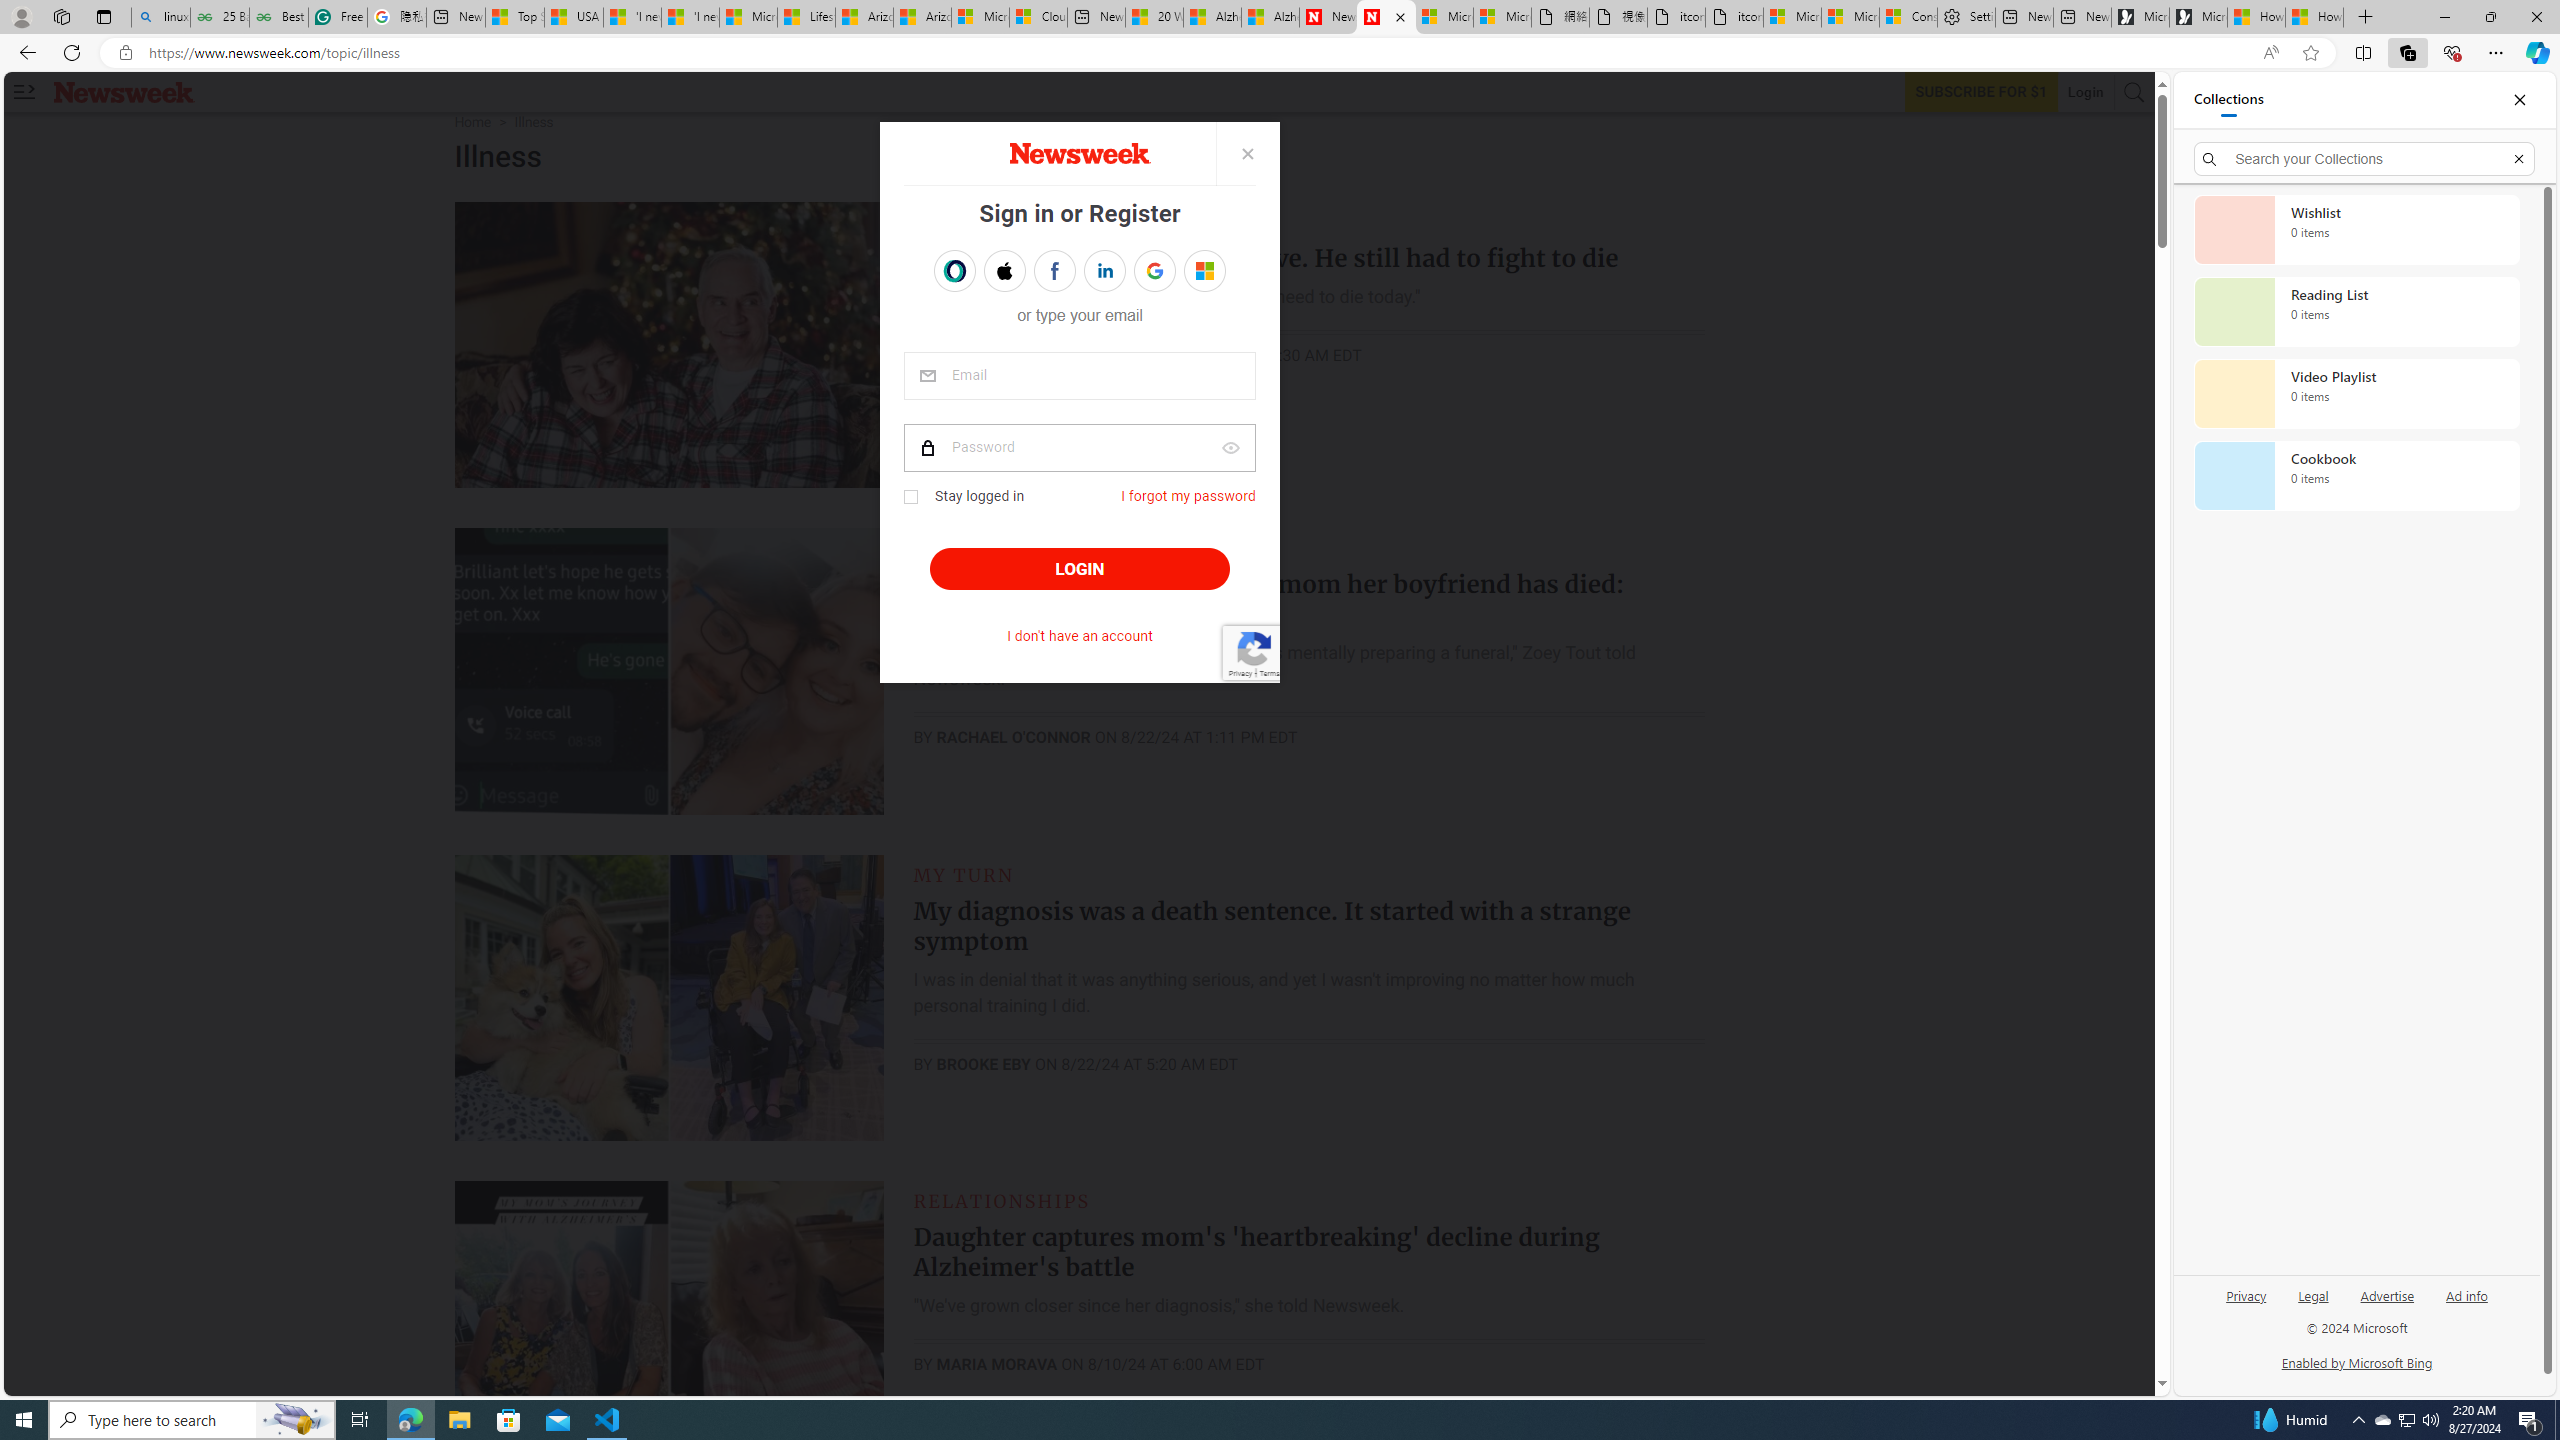 Image resolution: width=2560 pixels, height=1440 pixels. Describe the element at coordinates (2356, 474) in the screenshot. I see `'Cookbook collection, 0 items'` at that location.